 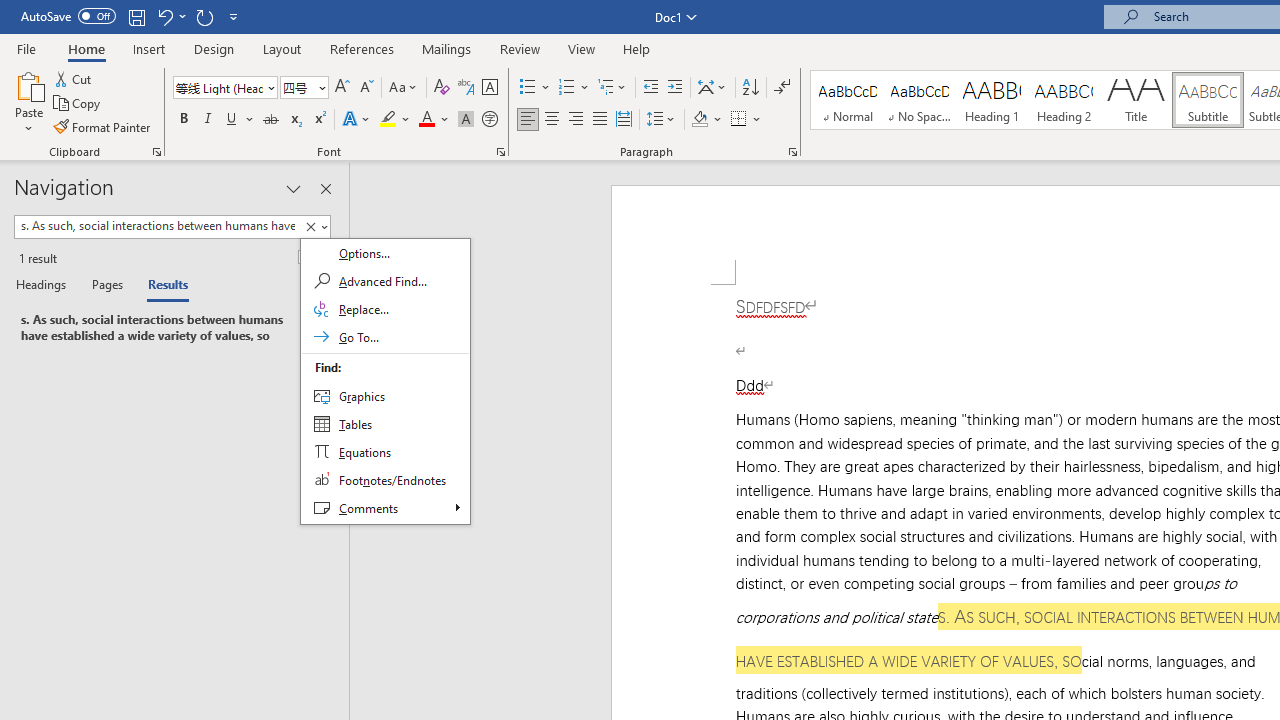 What do you see at coordinates (781, 86) in the screenshot?
I see `'Show/Hide Editing Marks'` at bounding box center [781, 86].